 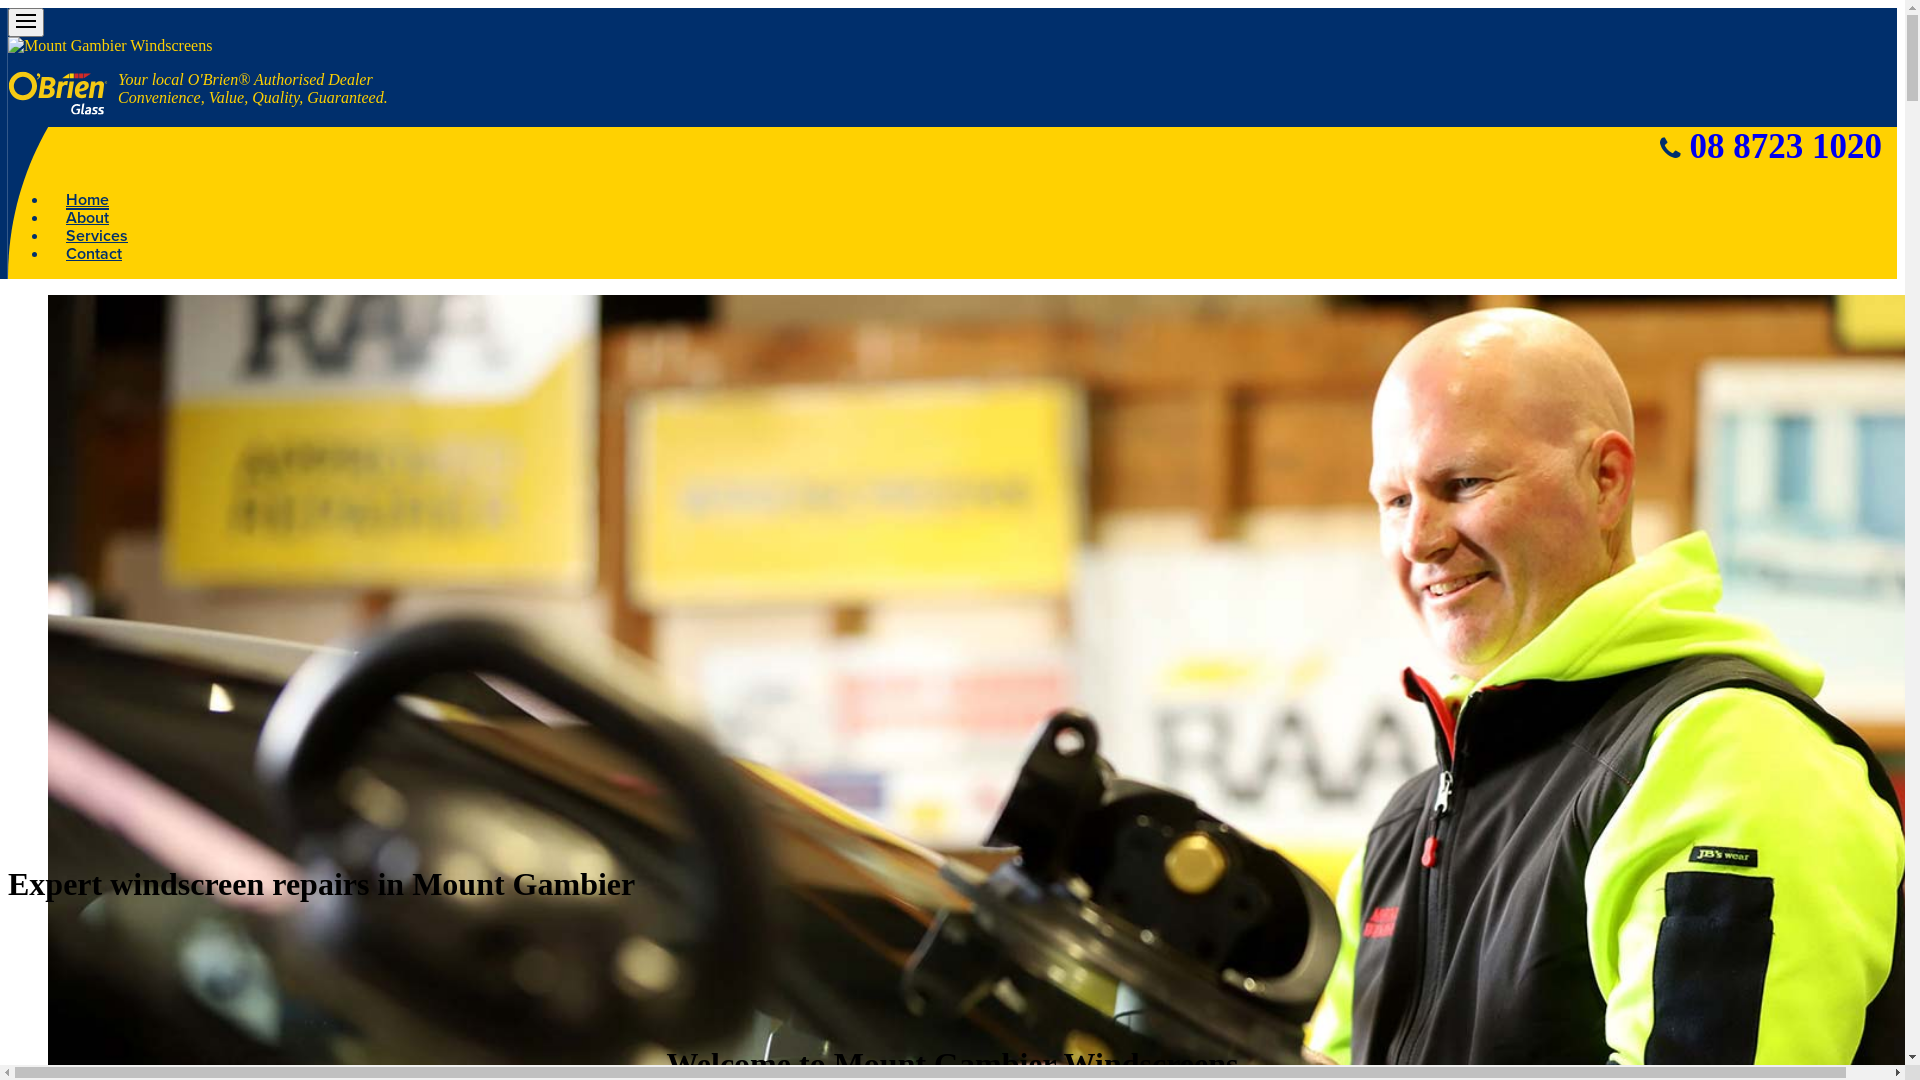 What do you see at coordinates (95, 235) in the screenshot?
I see `'Services'` at bounding box center [95, 235].